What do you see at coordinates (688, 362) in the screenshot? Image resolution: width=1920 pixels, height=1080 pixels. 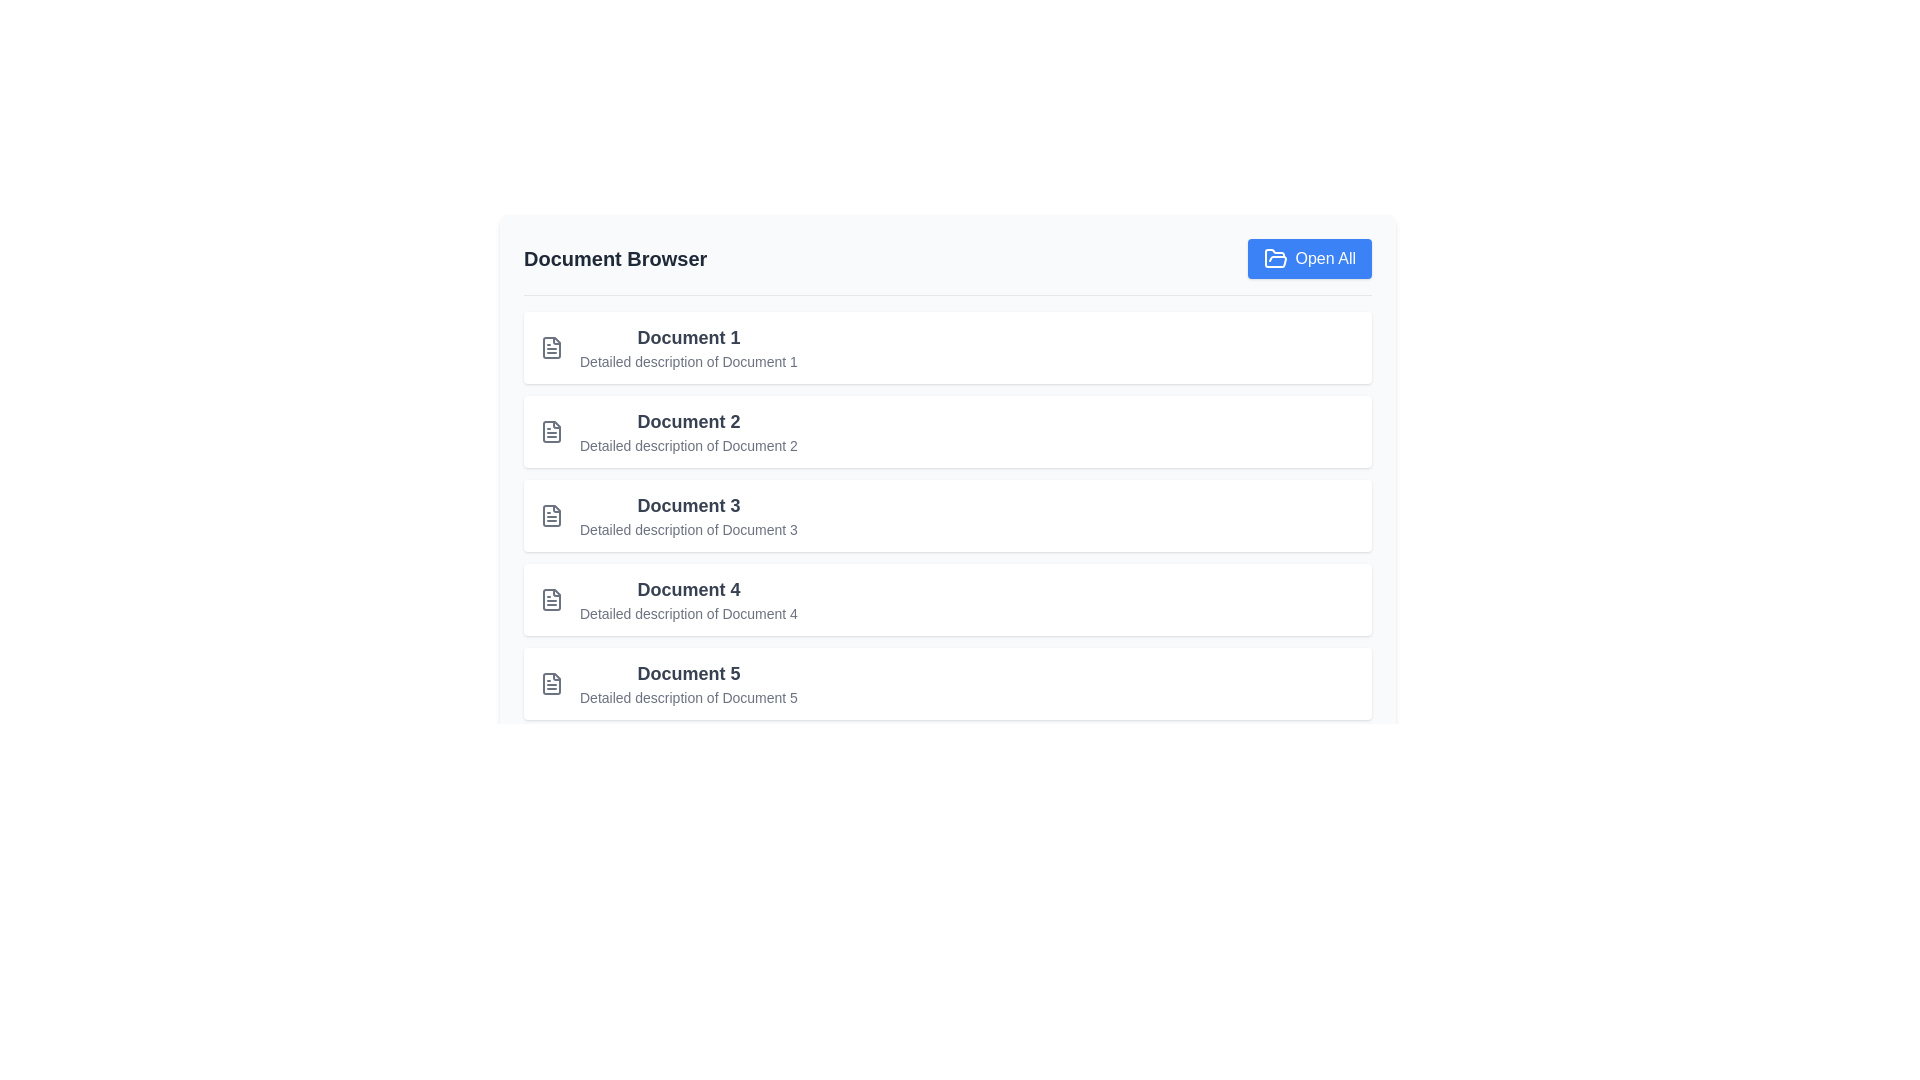 I see `the static text label displaying 'Detailed description of Document 1', which is located directly beneath the title 'Document 1' in the document list` at bounding box center [688, 362].